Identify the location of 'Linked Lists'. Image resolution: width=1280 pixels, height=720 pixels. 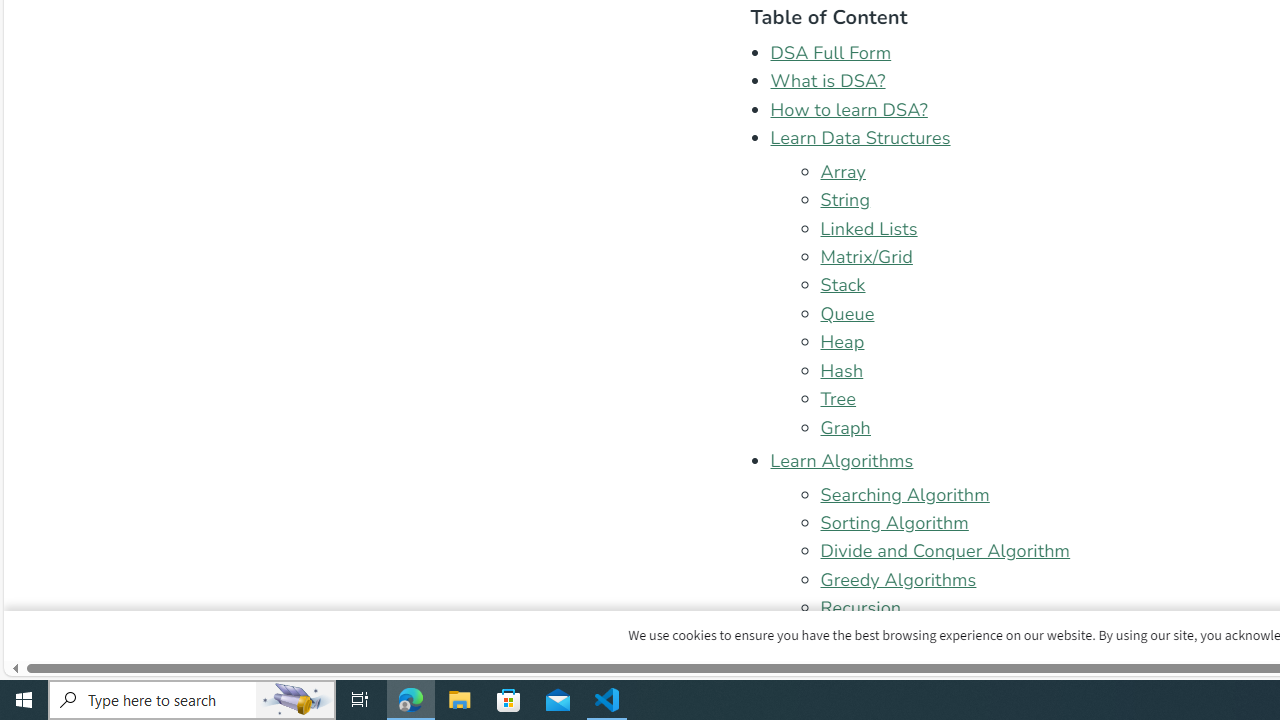
(869, 227).